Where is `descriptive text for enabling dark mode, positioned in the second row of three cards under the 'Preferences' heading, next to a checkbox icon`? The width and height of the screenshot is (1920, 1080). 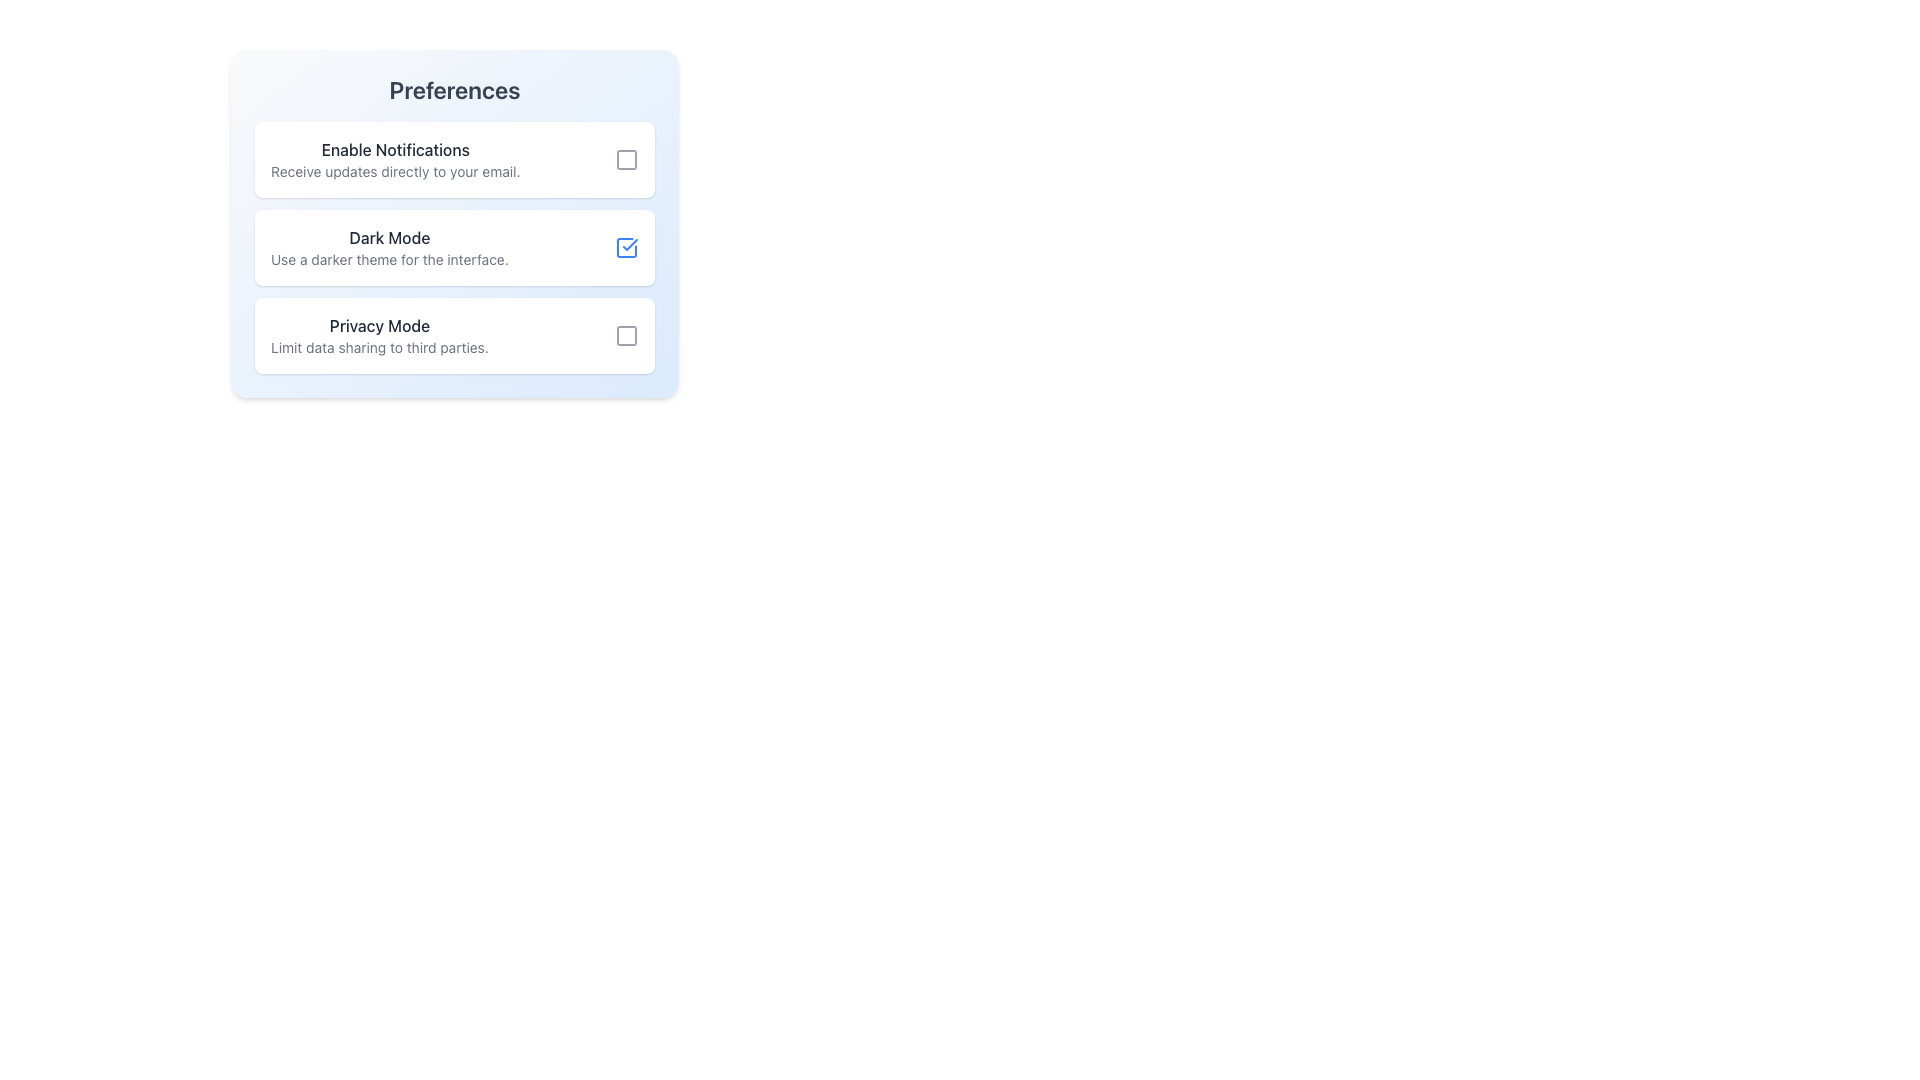 descriptive text for enabling dark mode, positioned in the second row of three cards under the 'Preferences' heading, next to a checkbox icon is located at coordinates (389, 246).